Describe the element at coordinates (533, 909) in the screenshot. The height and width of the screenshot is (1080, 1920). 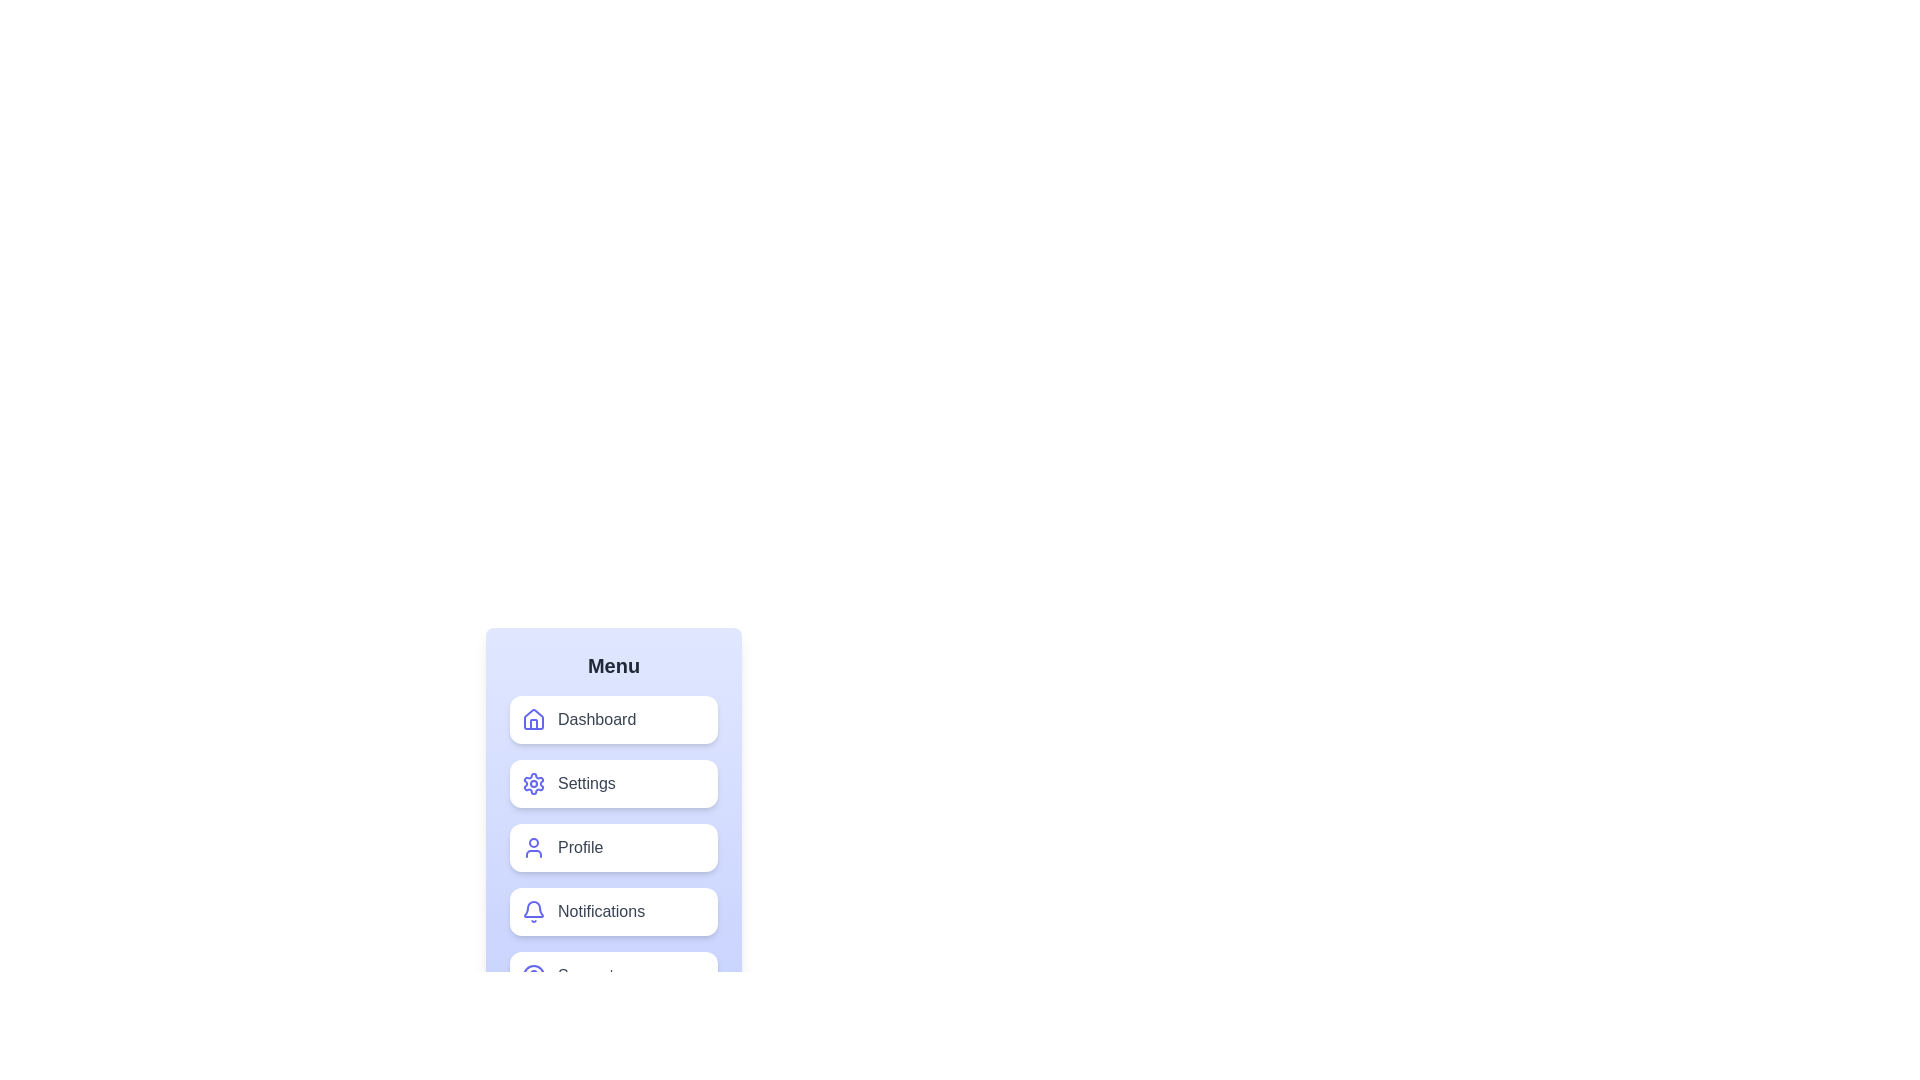
I see `the bell icon located in the lower portion of the menu section under 'Notifications', which indicates notifications or alerts` at that location.